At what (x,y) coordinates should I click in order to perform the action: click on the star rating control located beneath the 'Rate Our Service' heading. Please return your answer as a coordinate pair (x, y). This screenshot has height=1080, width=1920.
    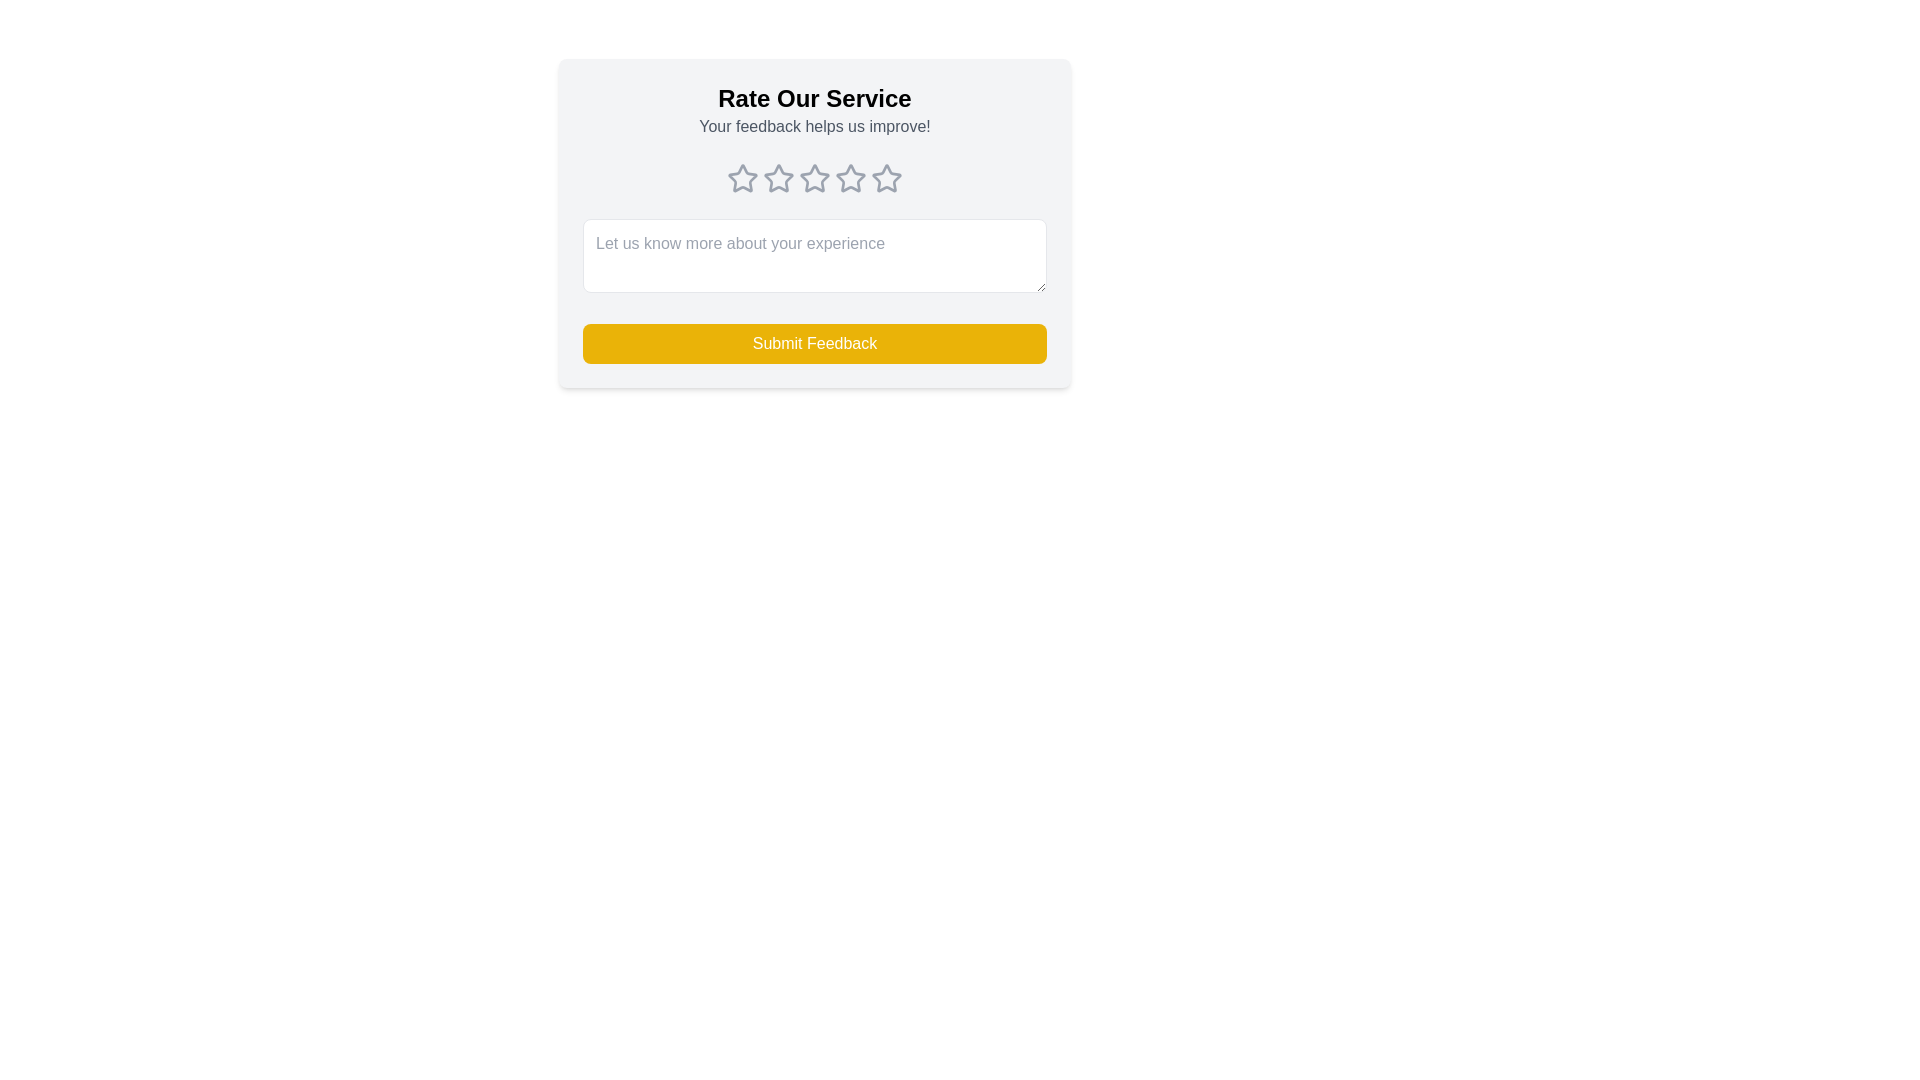
    Looking at the image, I should click on (815, 177).